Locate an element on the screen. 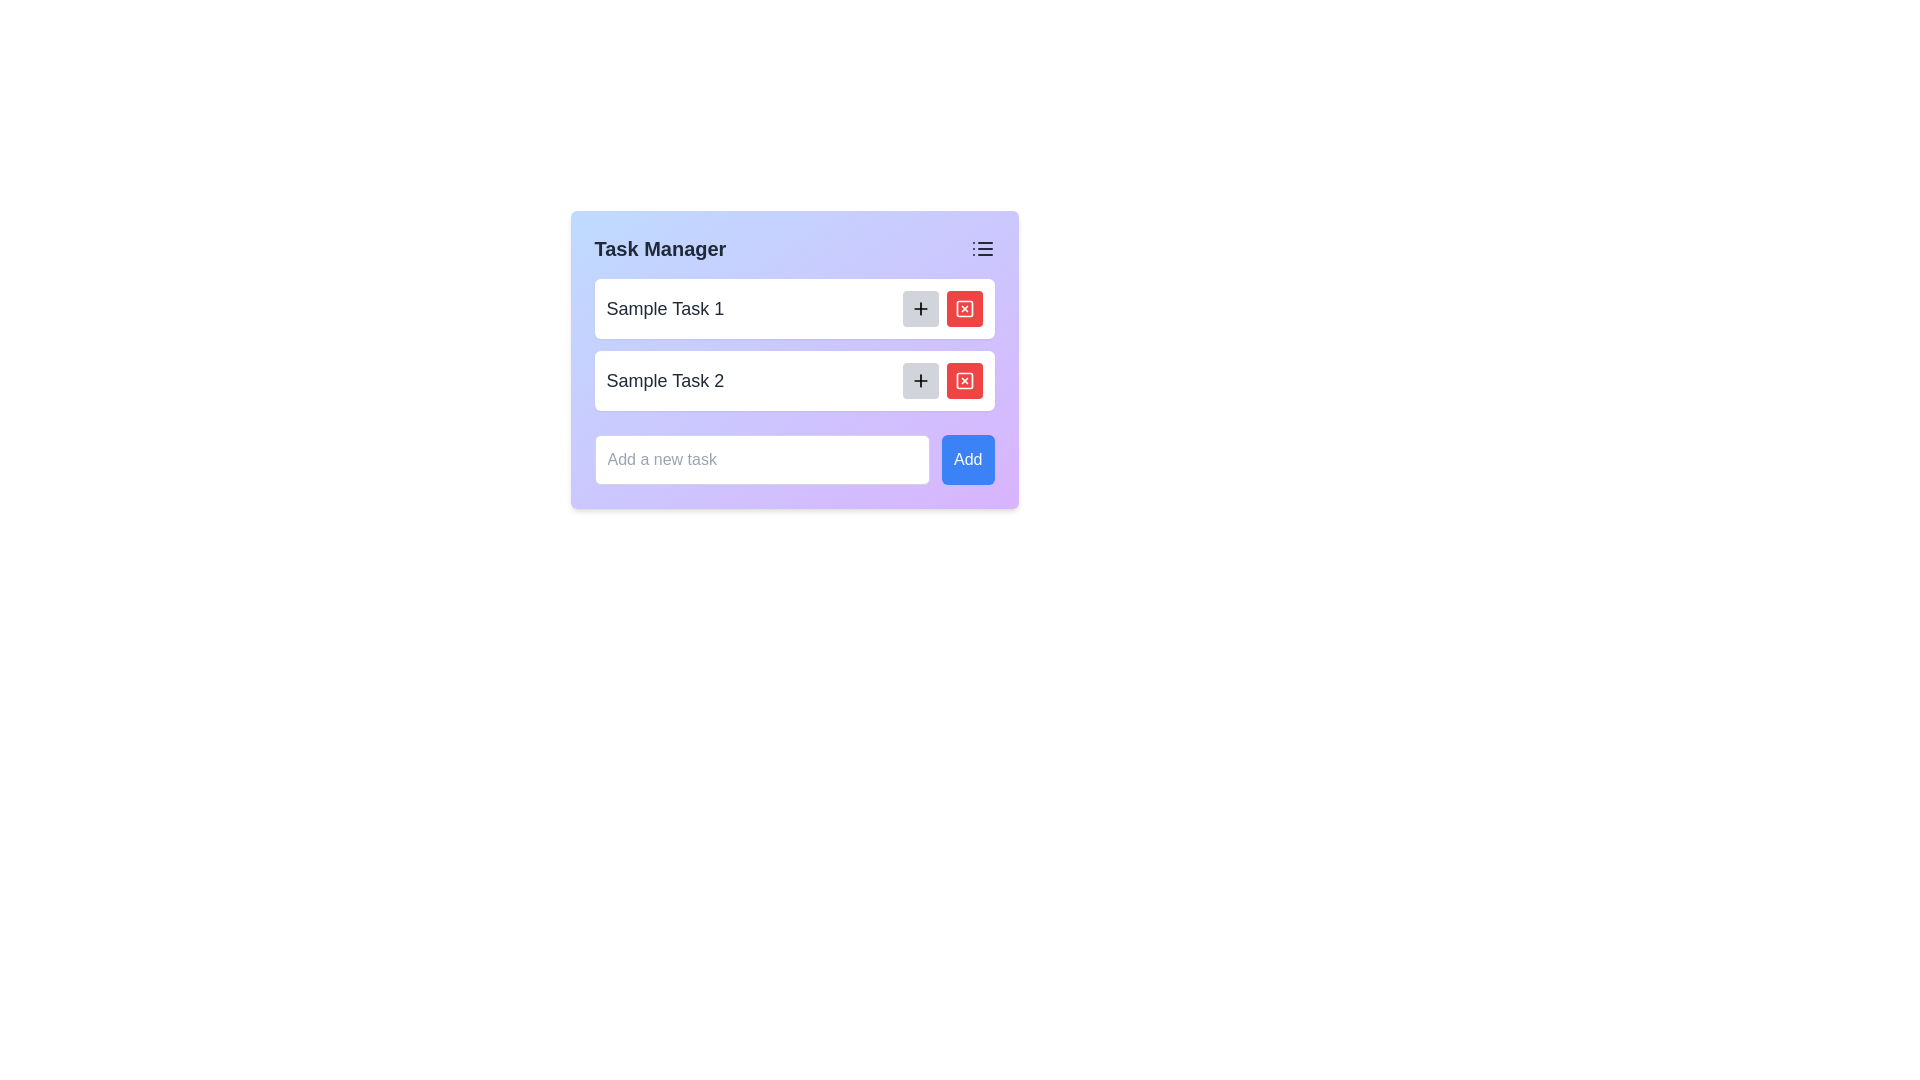 This screenshot has width=1920, height=1080. the delete button located to the right of the 'Sample Task 2' entry in the task list is located at coordinates (964, 381).